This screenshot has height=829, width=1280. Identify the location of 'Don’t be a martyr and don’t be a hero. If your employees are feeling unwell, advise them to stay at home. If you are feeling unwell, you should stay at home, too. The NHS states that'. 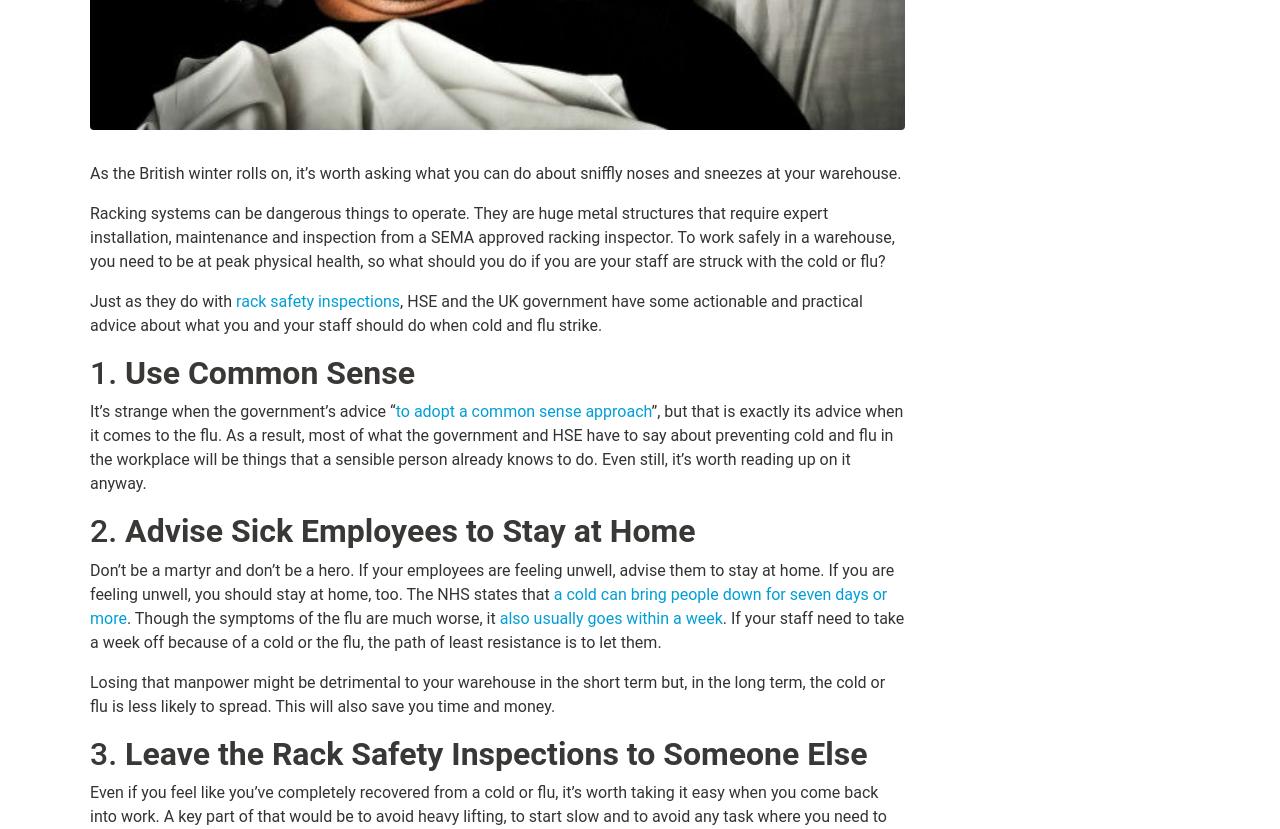
(492, 580).